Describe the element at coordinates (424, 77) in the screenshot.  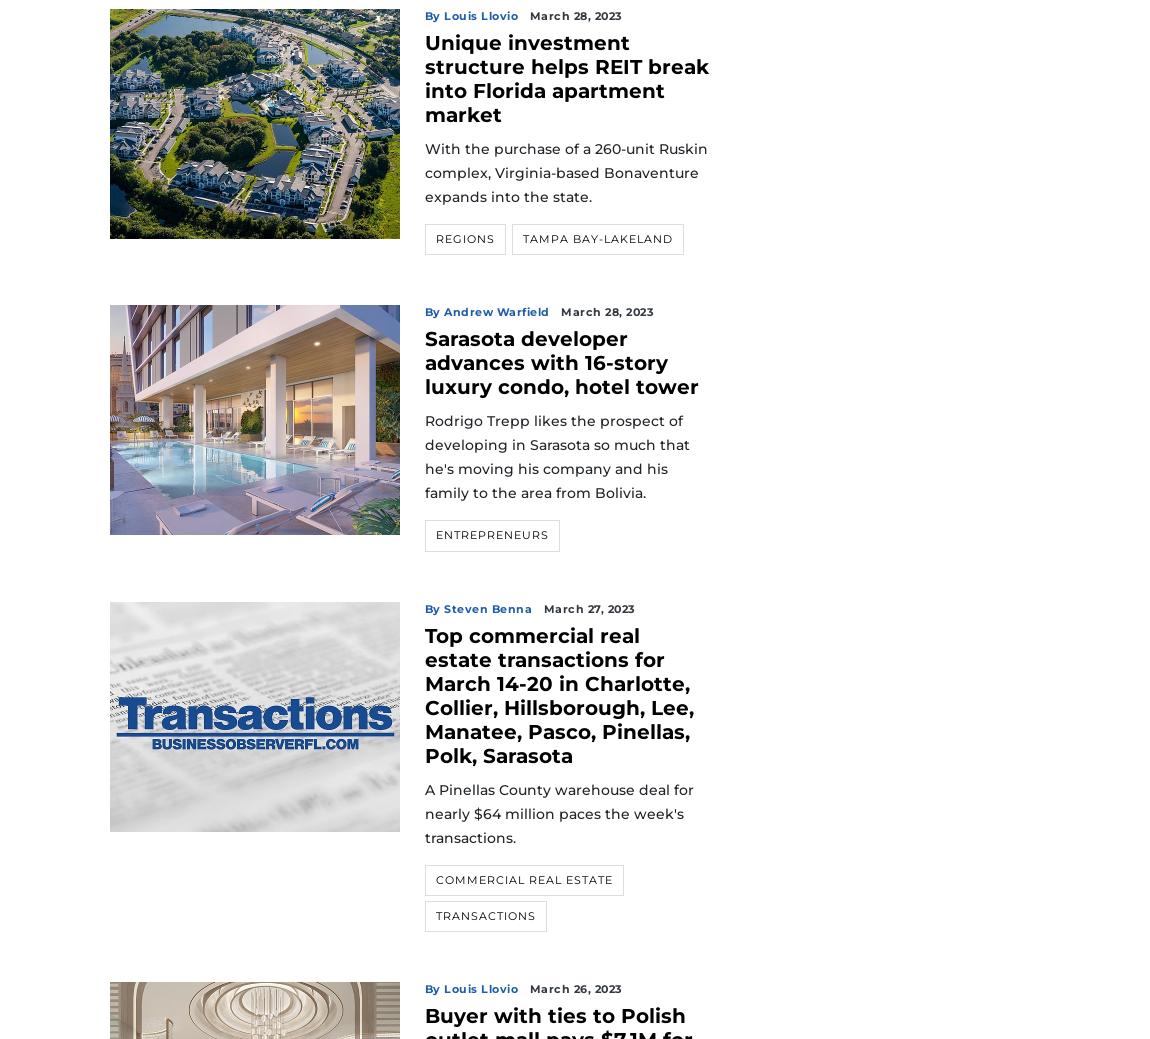
I see `'Unique investment structure helps REIT break into Florida apartment market'` at that location.